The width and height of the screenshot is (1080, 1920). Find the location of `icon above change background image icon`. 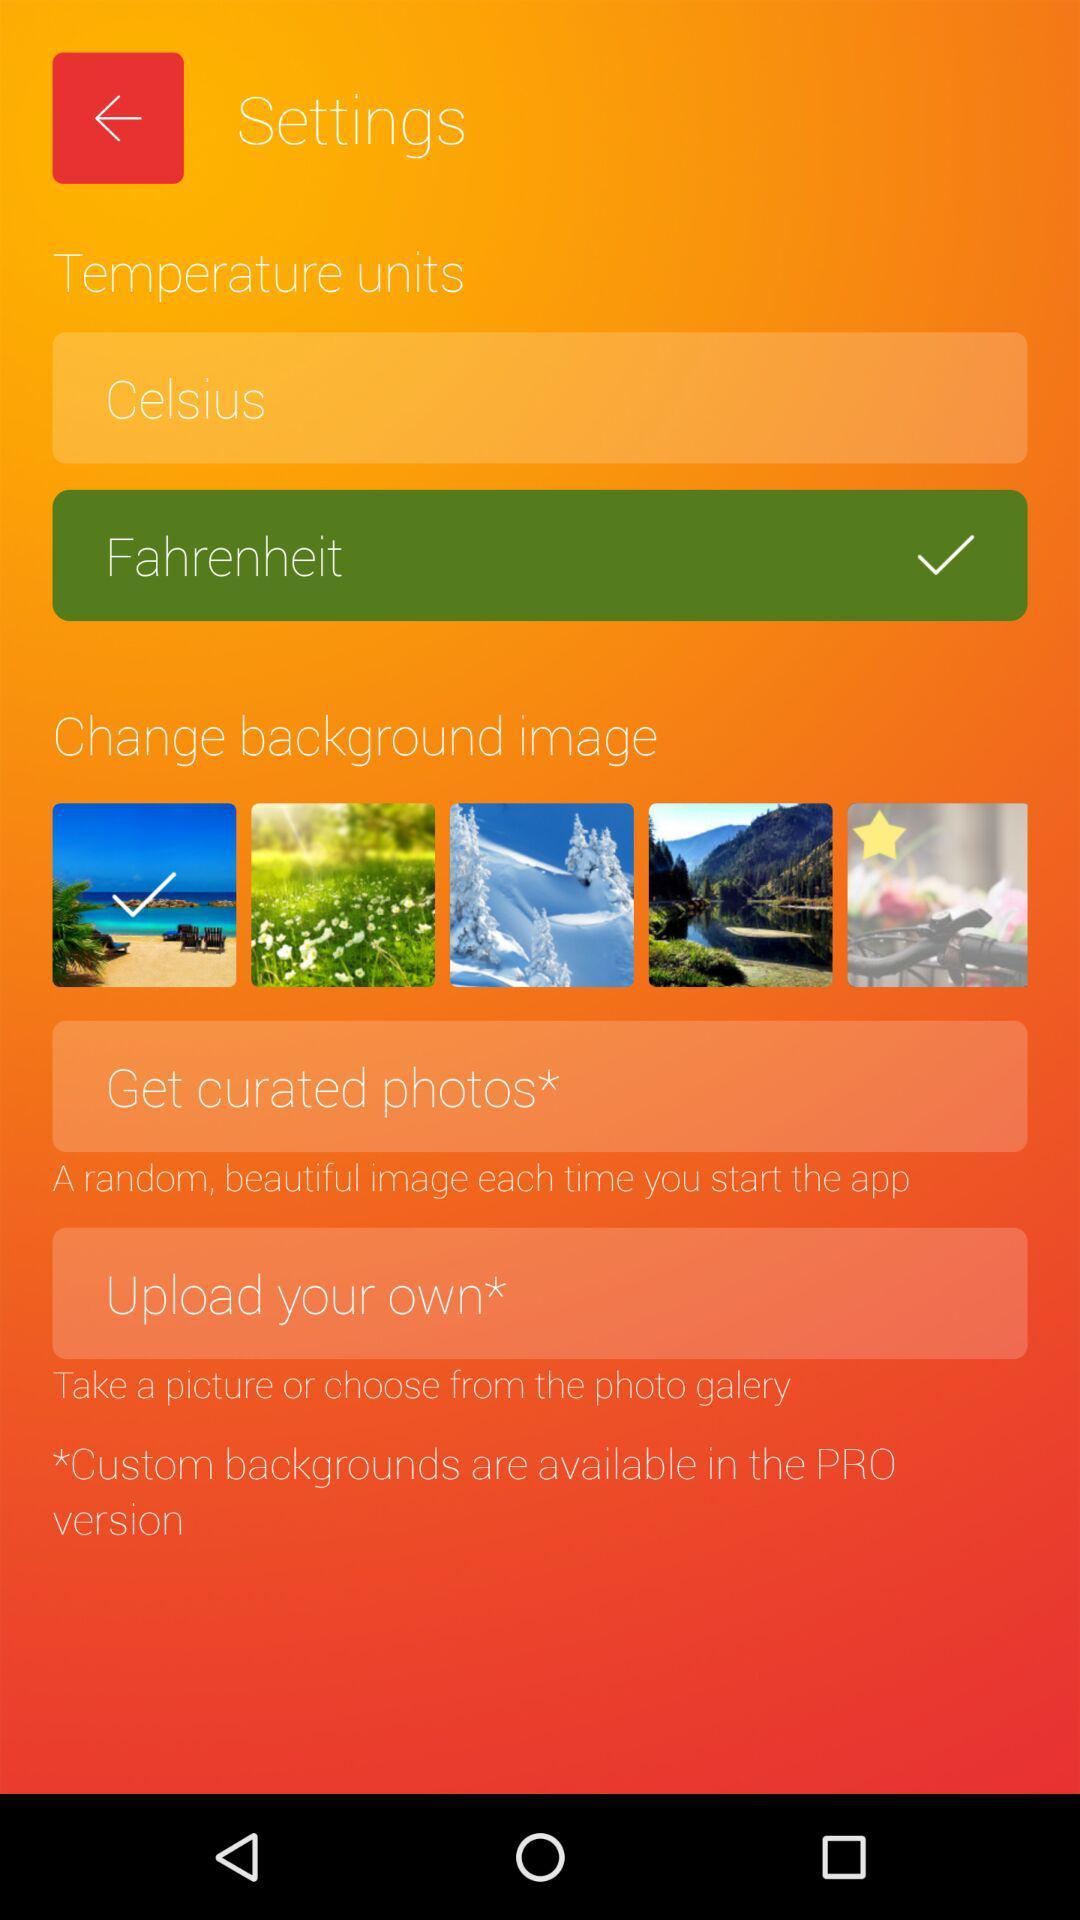

icon above change background image icon is located at coordinates (540, 555).